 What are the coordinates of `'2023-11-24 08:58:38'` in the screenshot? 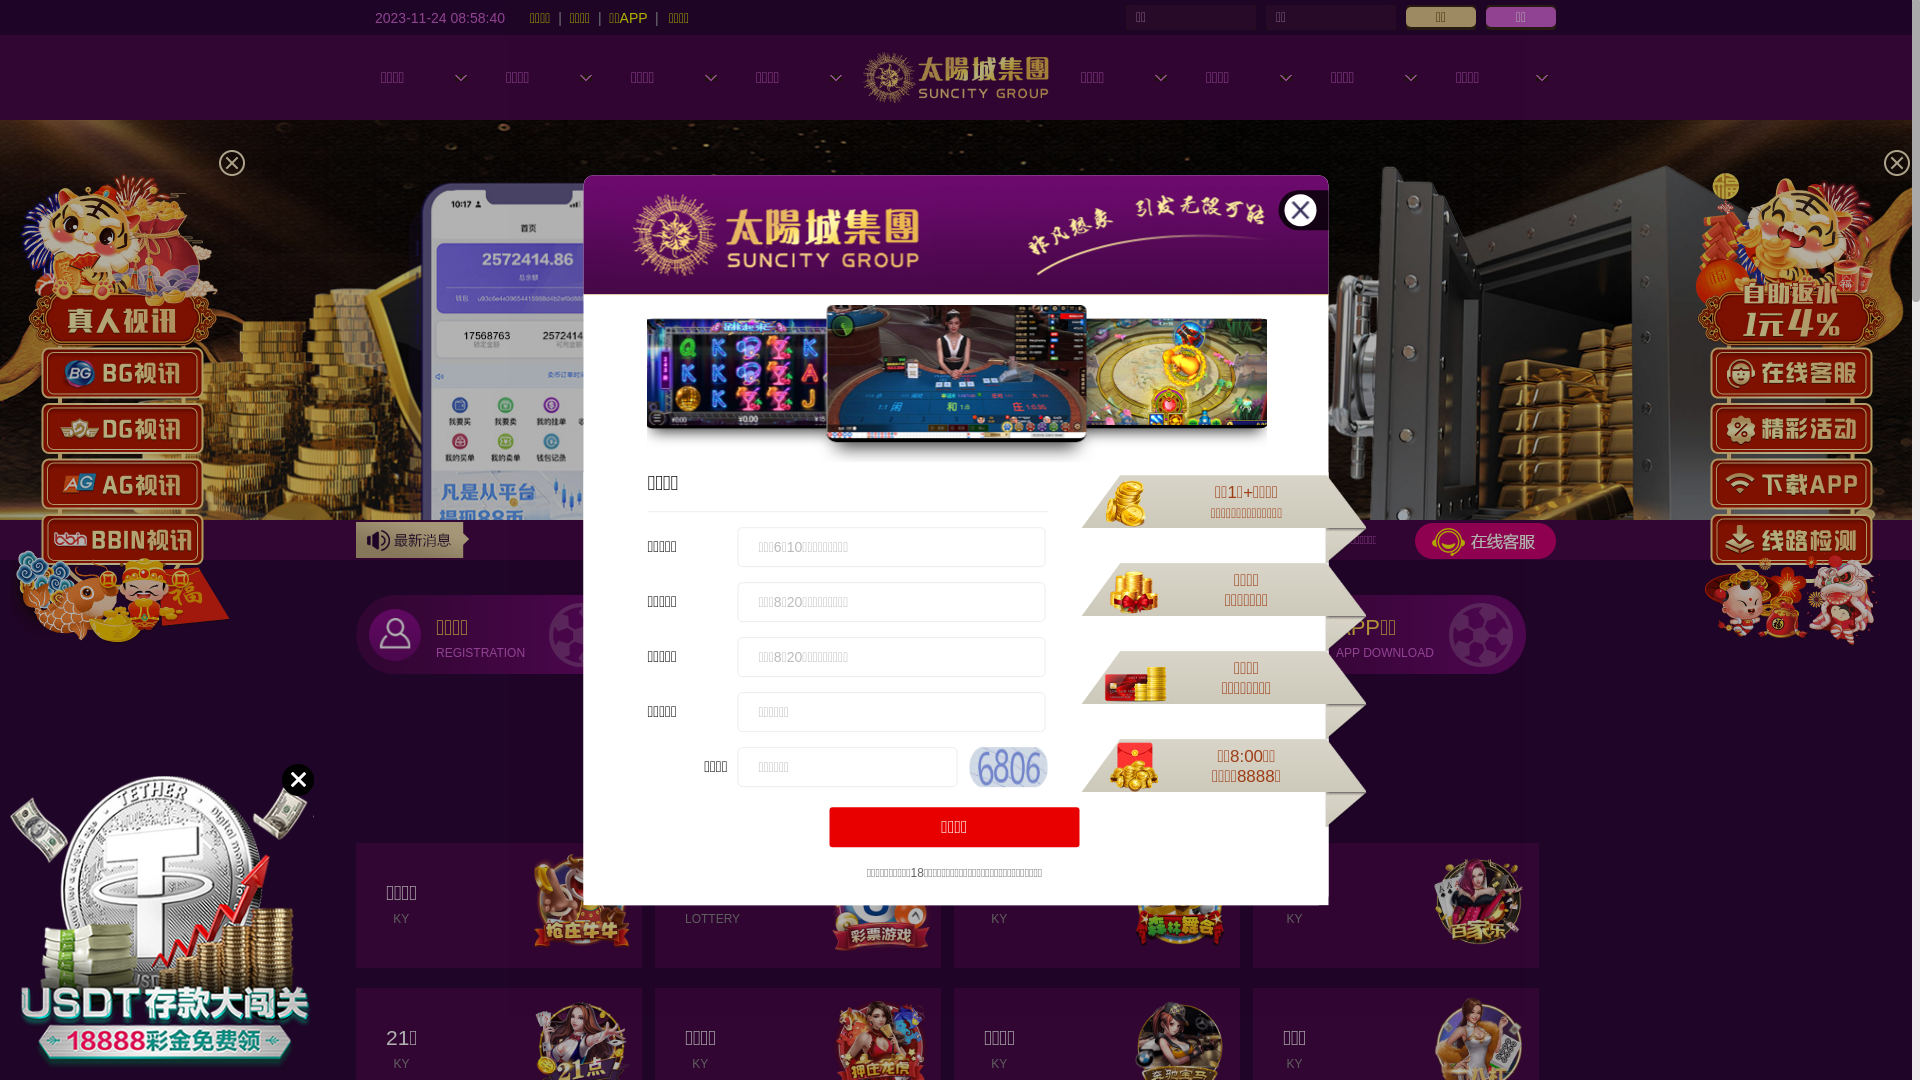 It's located at (439, 16).